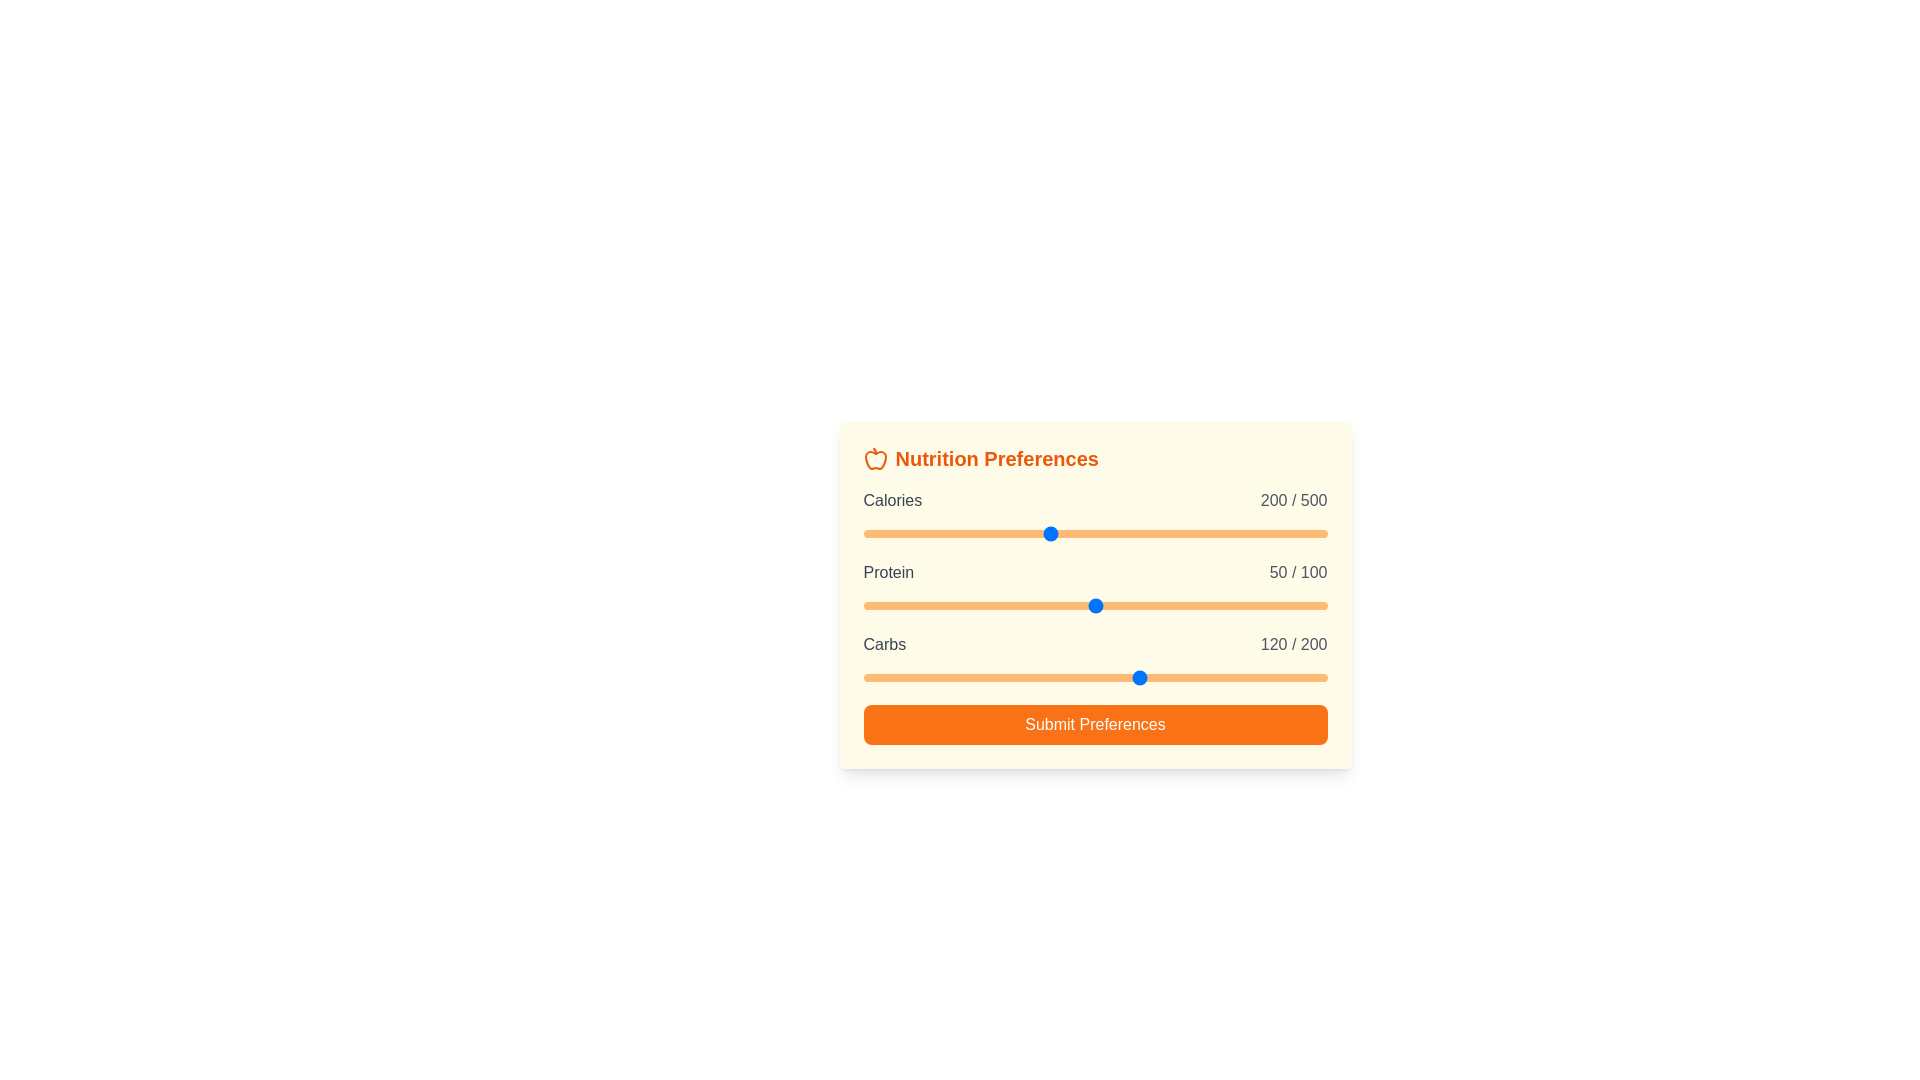 Image resolution: width=1920 pixels, height=1080 pixels. Describe the element at coordinates (1263, 677) in the screenshot. I see `the carbs value` at that location.